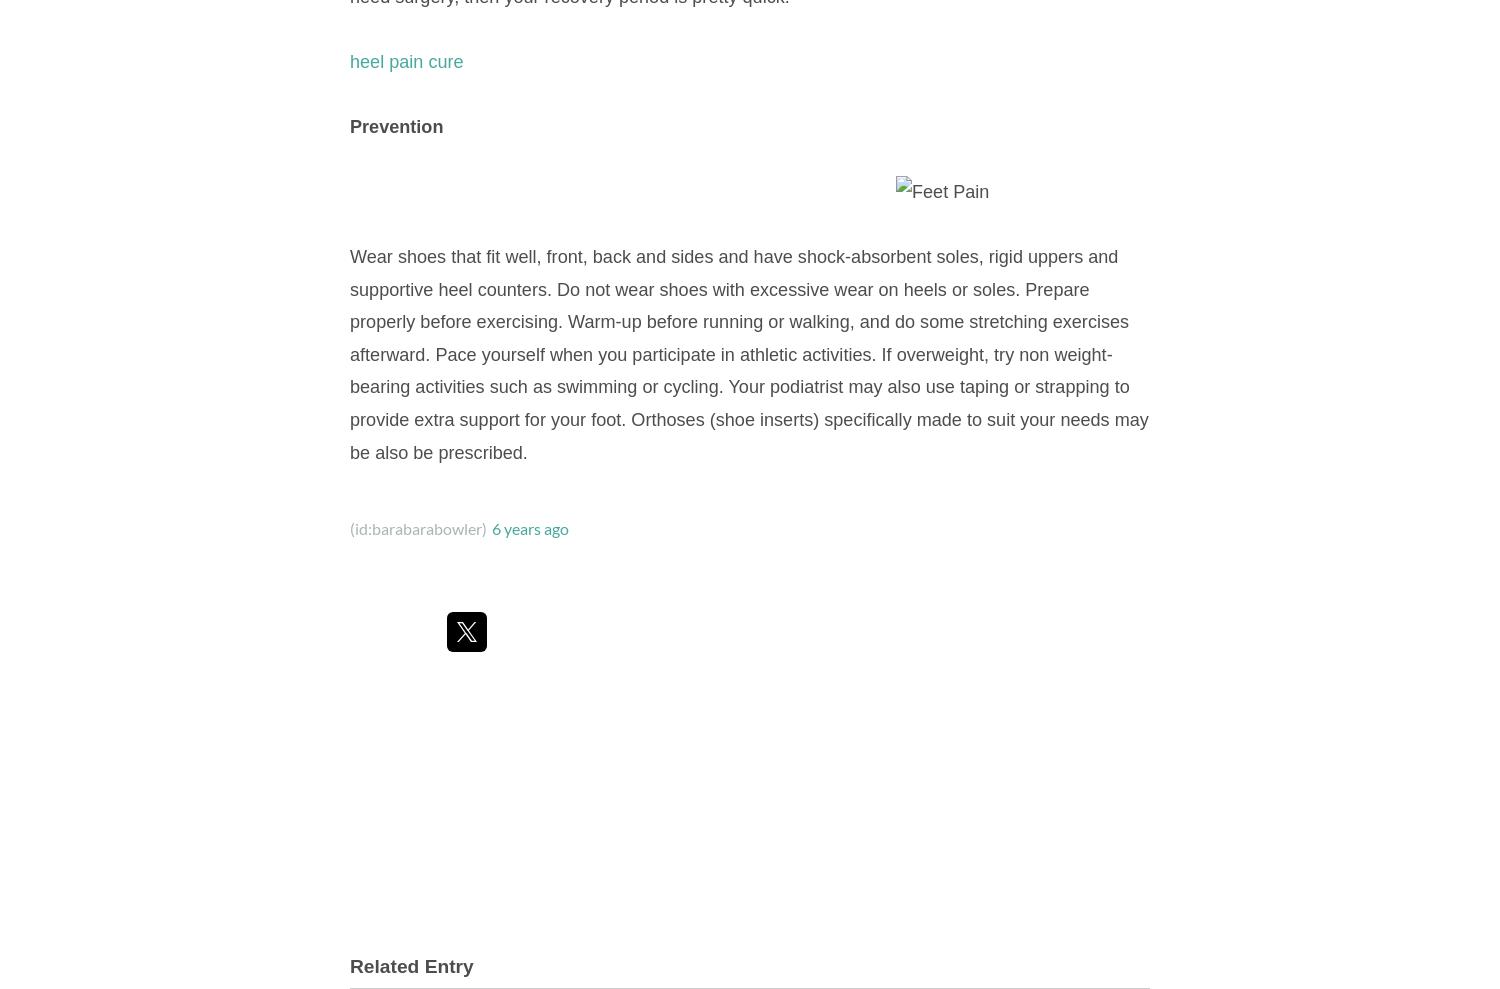  What do you see at coordinates (483, 528) in the screenshot?
I see `')'` at bounding box center [483, 528].